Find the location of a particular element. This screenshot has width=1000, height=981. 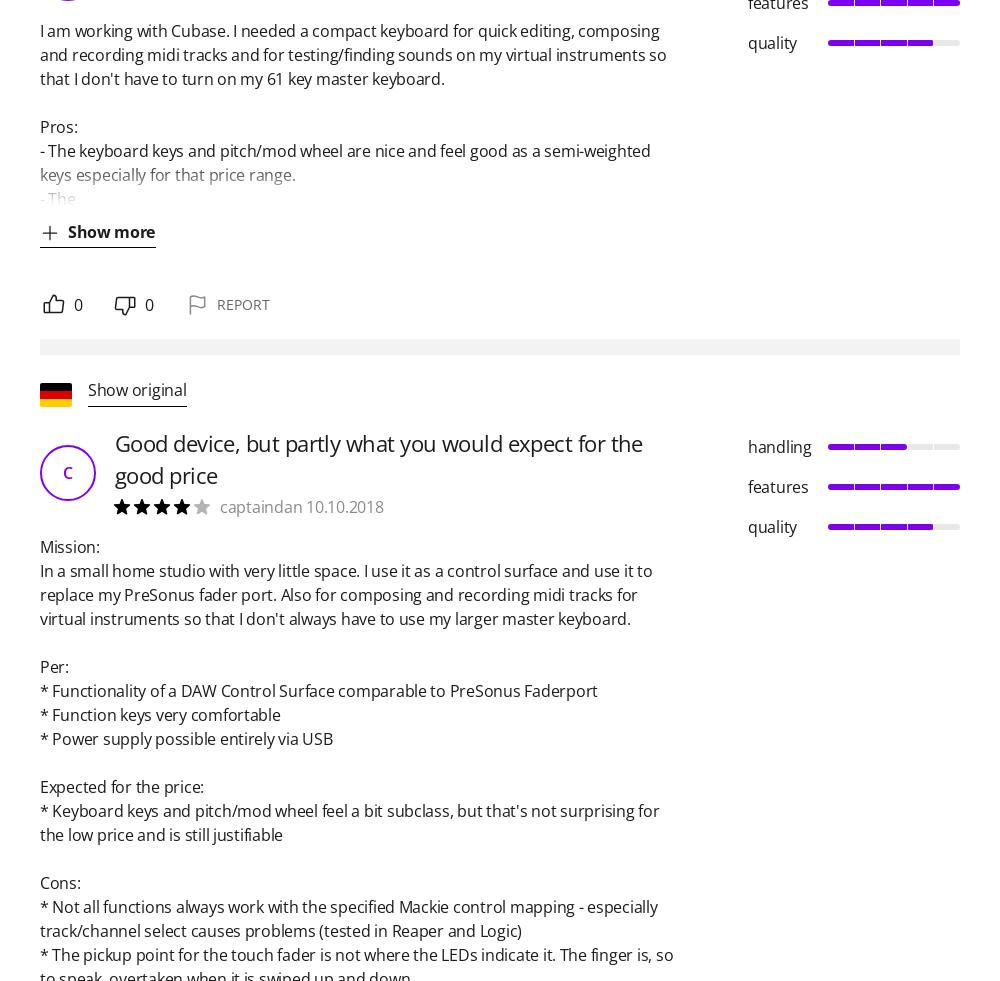

'* Power supply possible entirely via USB' is located at coordinates (186, 738).